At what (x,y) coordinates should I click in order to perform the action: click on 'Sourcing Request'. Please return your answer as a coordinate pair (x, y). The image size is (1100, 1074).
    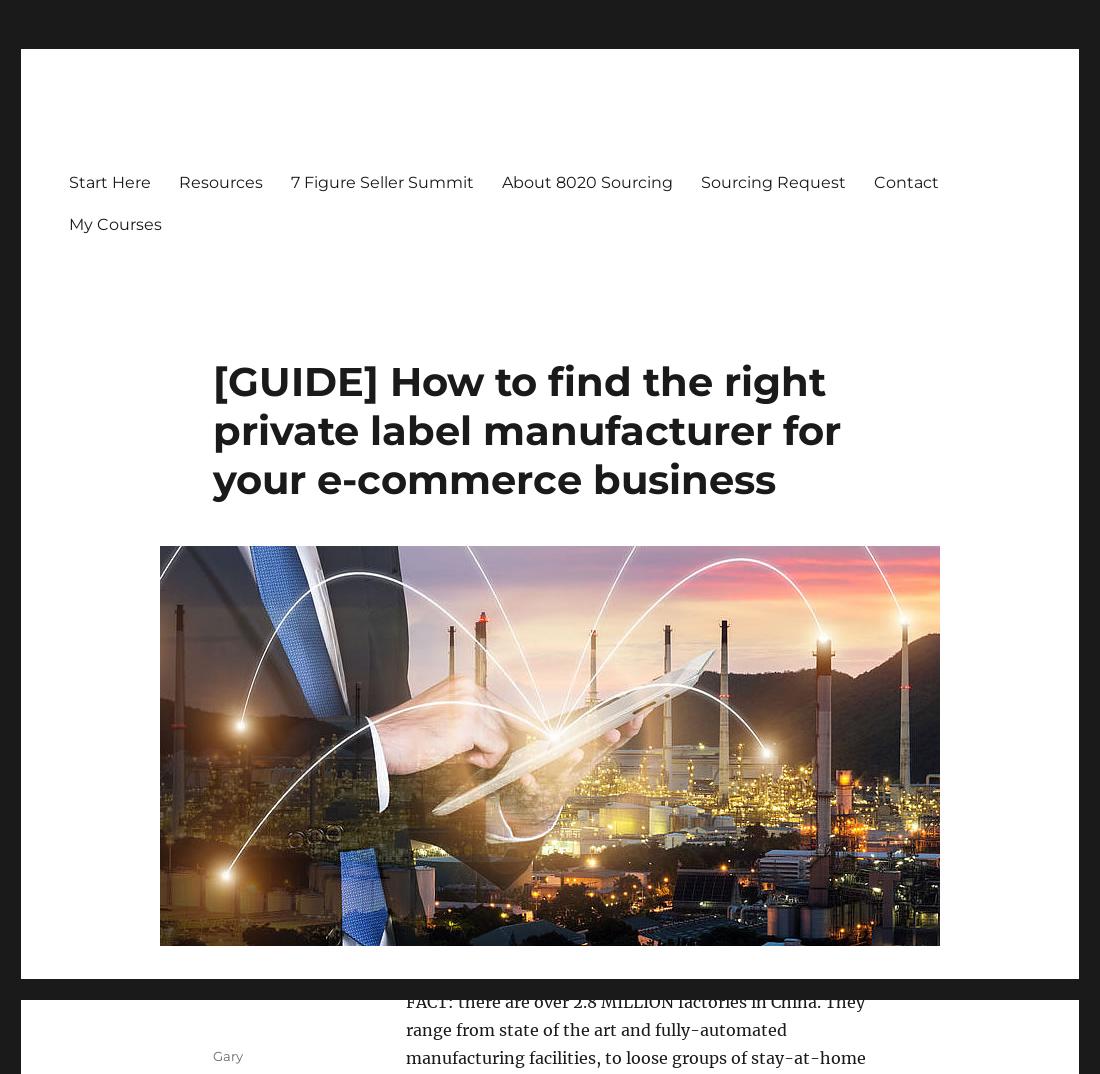
    Looking at the image, I should click on (773, 181).